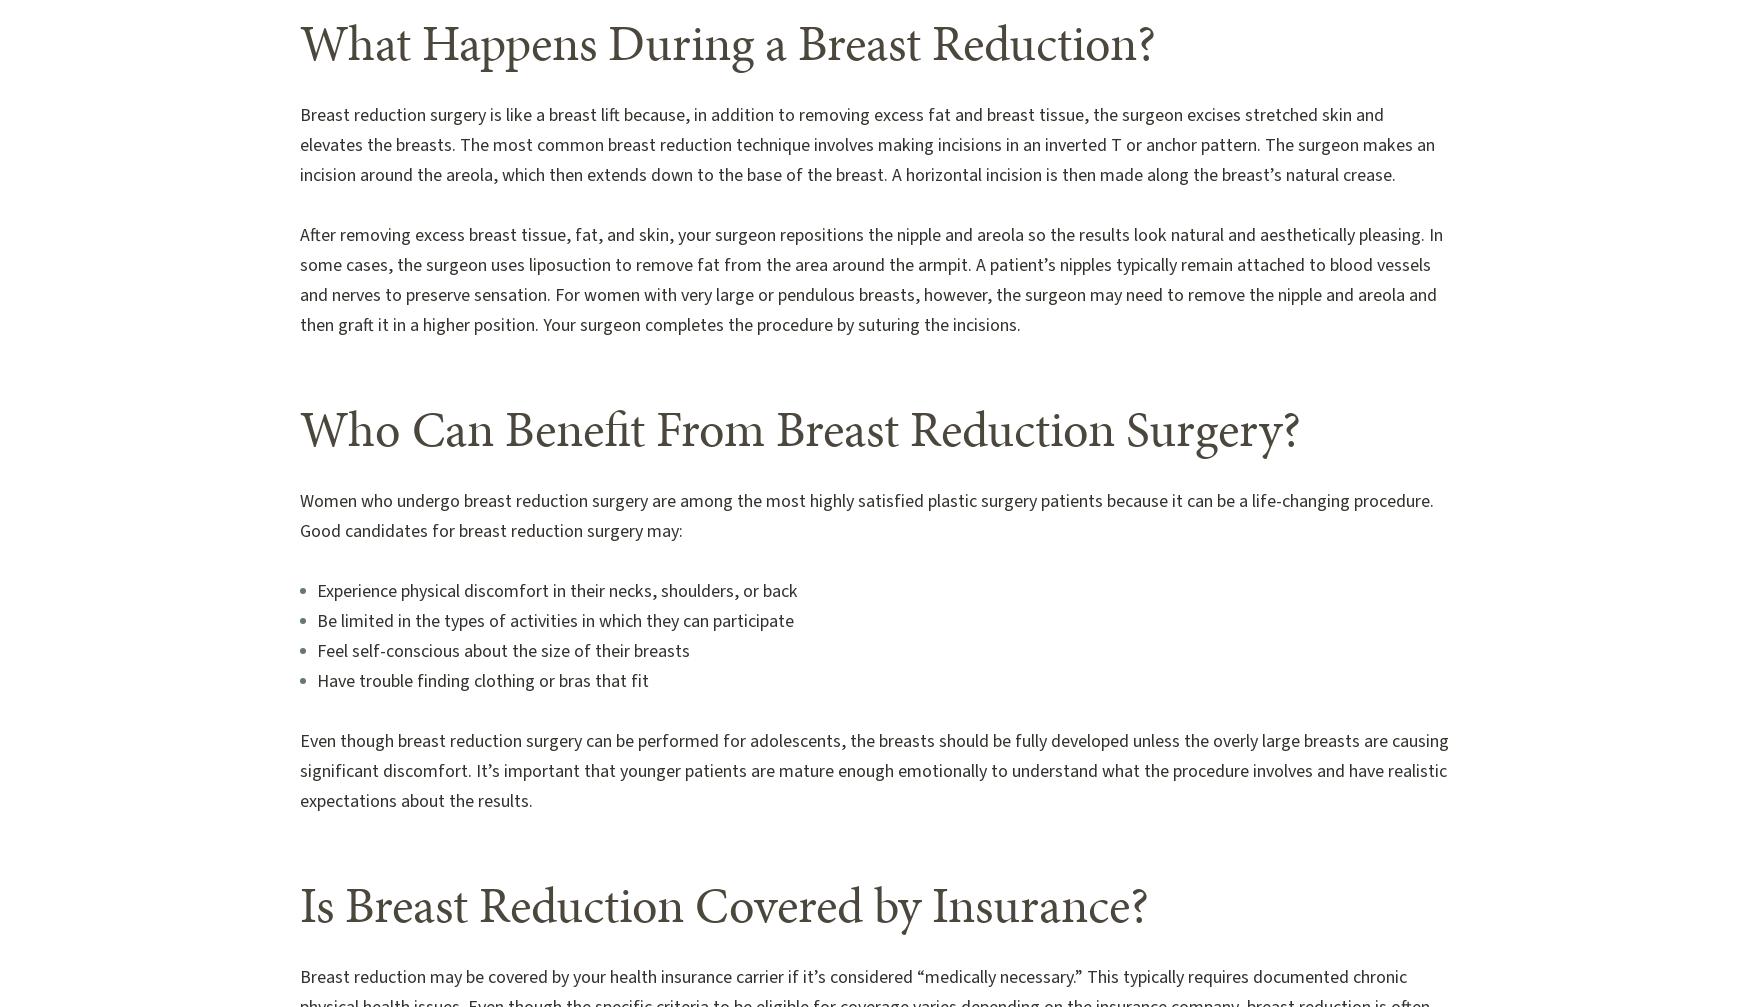 This screenshot has width=1750, height=1007. I want to click on 'Be limited in the types of activities in which they can participate', so click(554, 620).